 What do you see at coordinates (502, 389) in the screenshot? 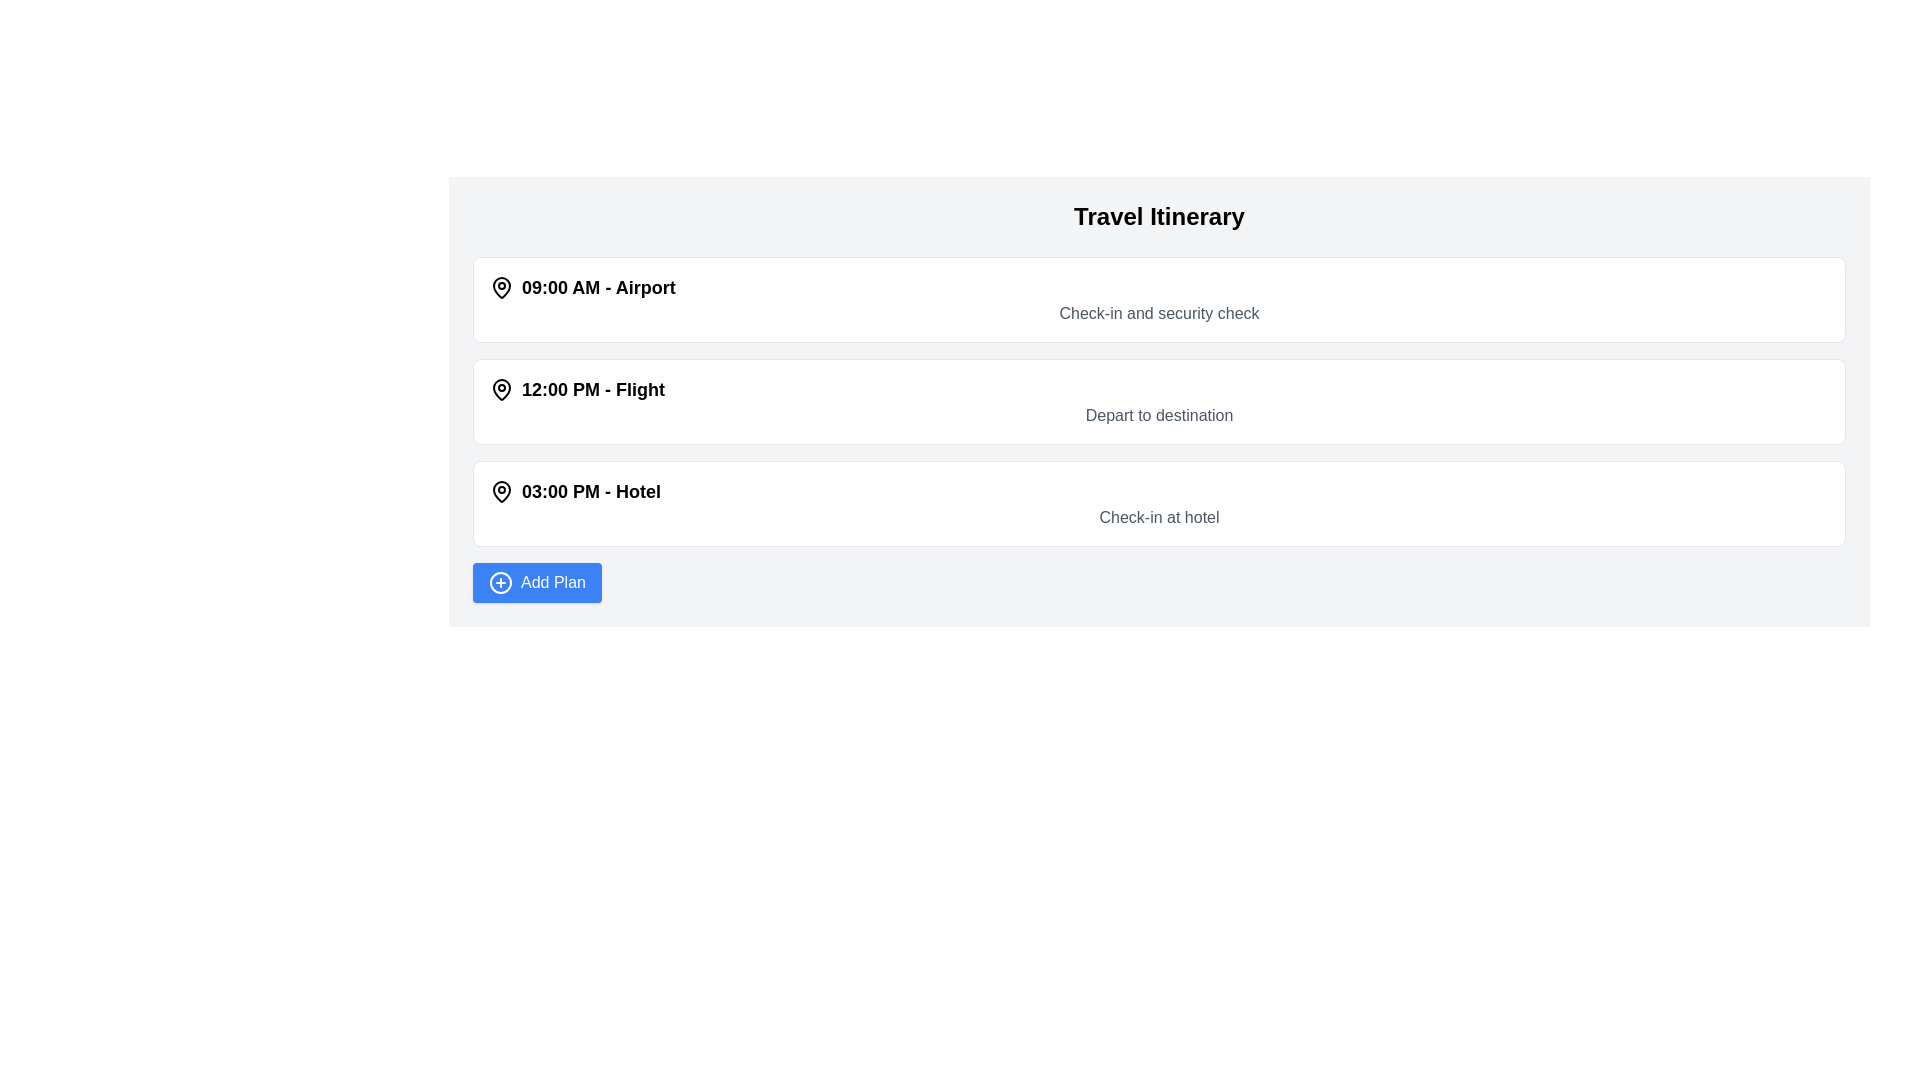
I see `the map pin icon representing the event '12:00 PM - Flight' in the itinerary, located in the second list item of a vertical itinerary view` at bounding box center [502, 389].